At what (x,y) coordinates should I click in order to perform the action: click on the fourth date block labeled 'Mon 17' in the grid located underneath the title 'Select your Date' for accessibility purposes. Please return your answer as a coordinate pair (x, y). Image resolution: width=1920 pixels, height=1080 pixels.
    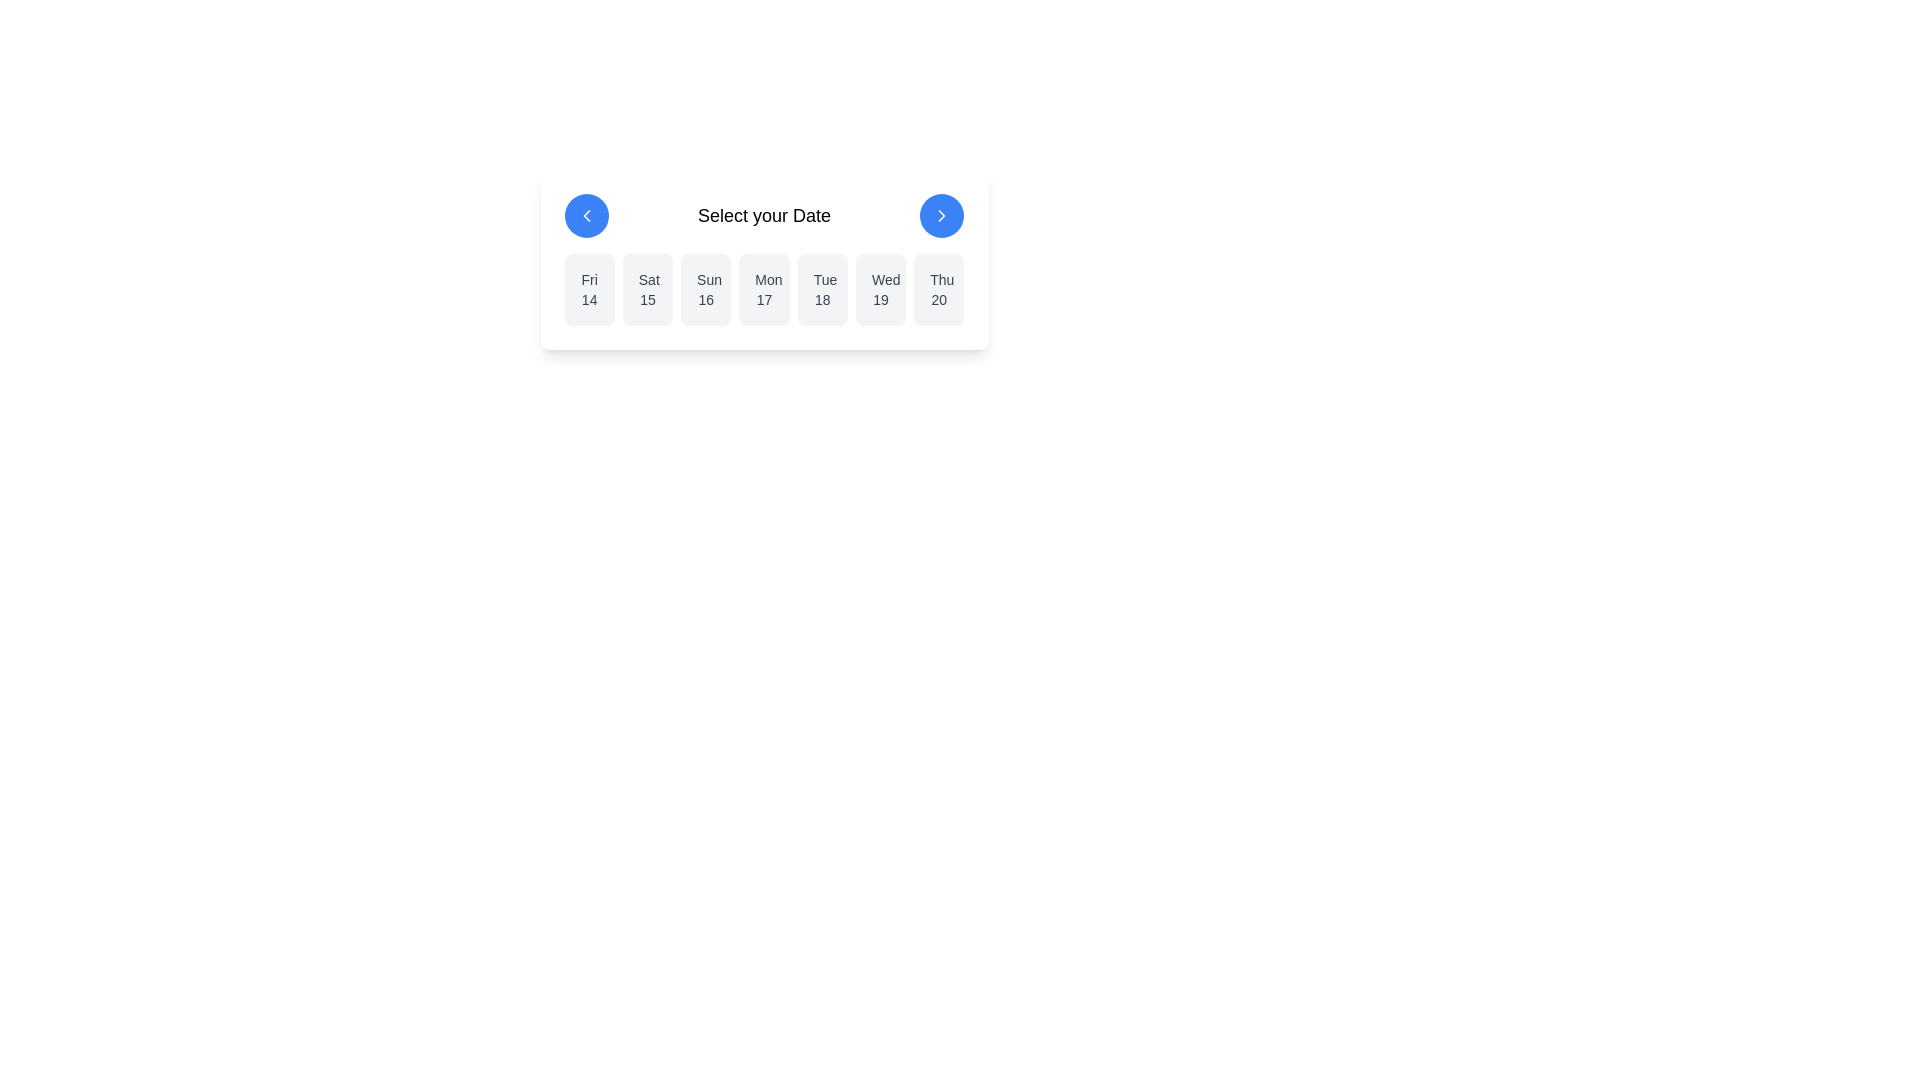
    Looking at the image, I should click on (763, 289).